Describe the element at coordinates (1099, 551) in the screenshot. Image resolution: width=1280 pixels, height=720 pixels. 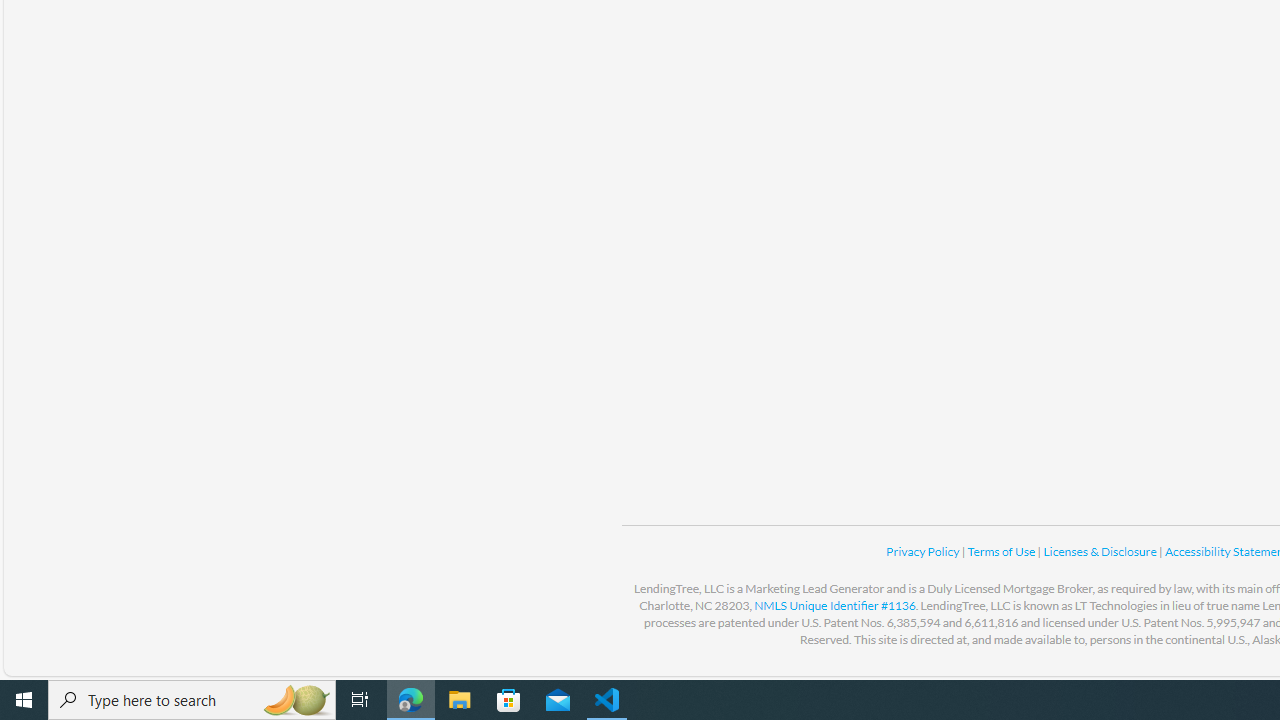
I see `'Licenses & Disclosure '` at that location.